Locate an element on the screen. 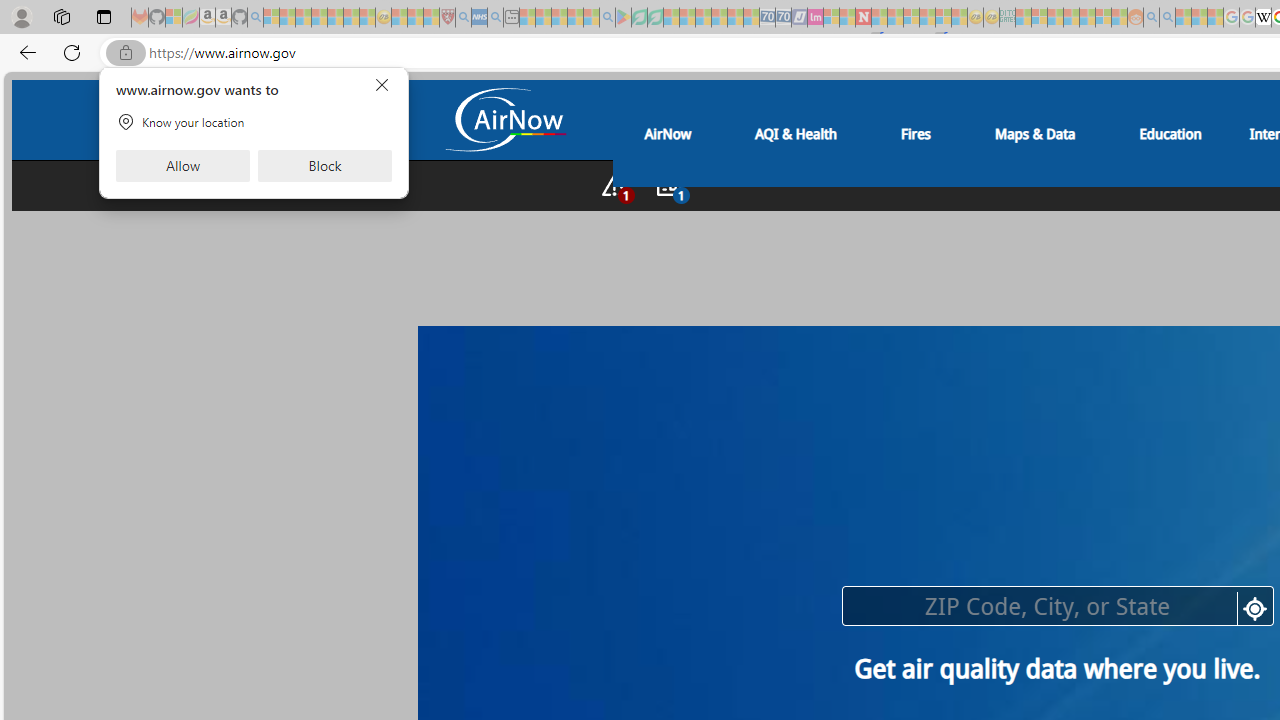  'Target page - Wikipedia' is located at coordinates (1262, 17).